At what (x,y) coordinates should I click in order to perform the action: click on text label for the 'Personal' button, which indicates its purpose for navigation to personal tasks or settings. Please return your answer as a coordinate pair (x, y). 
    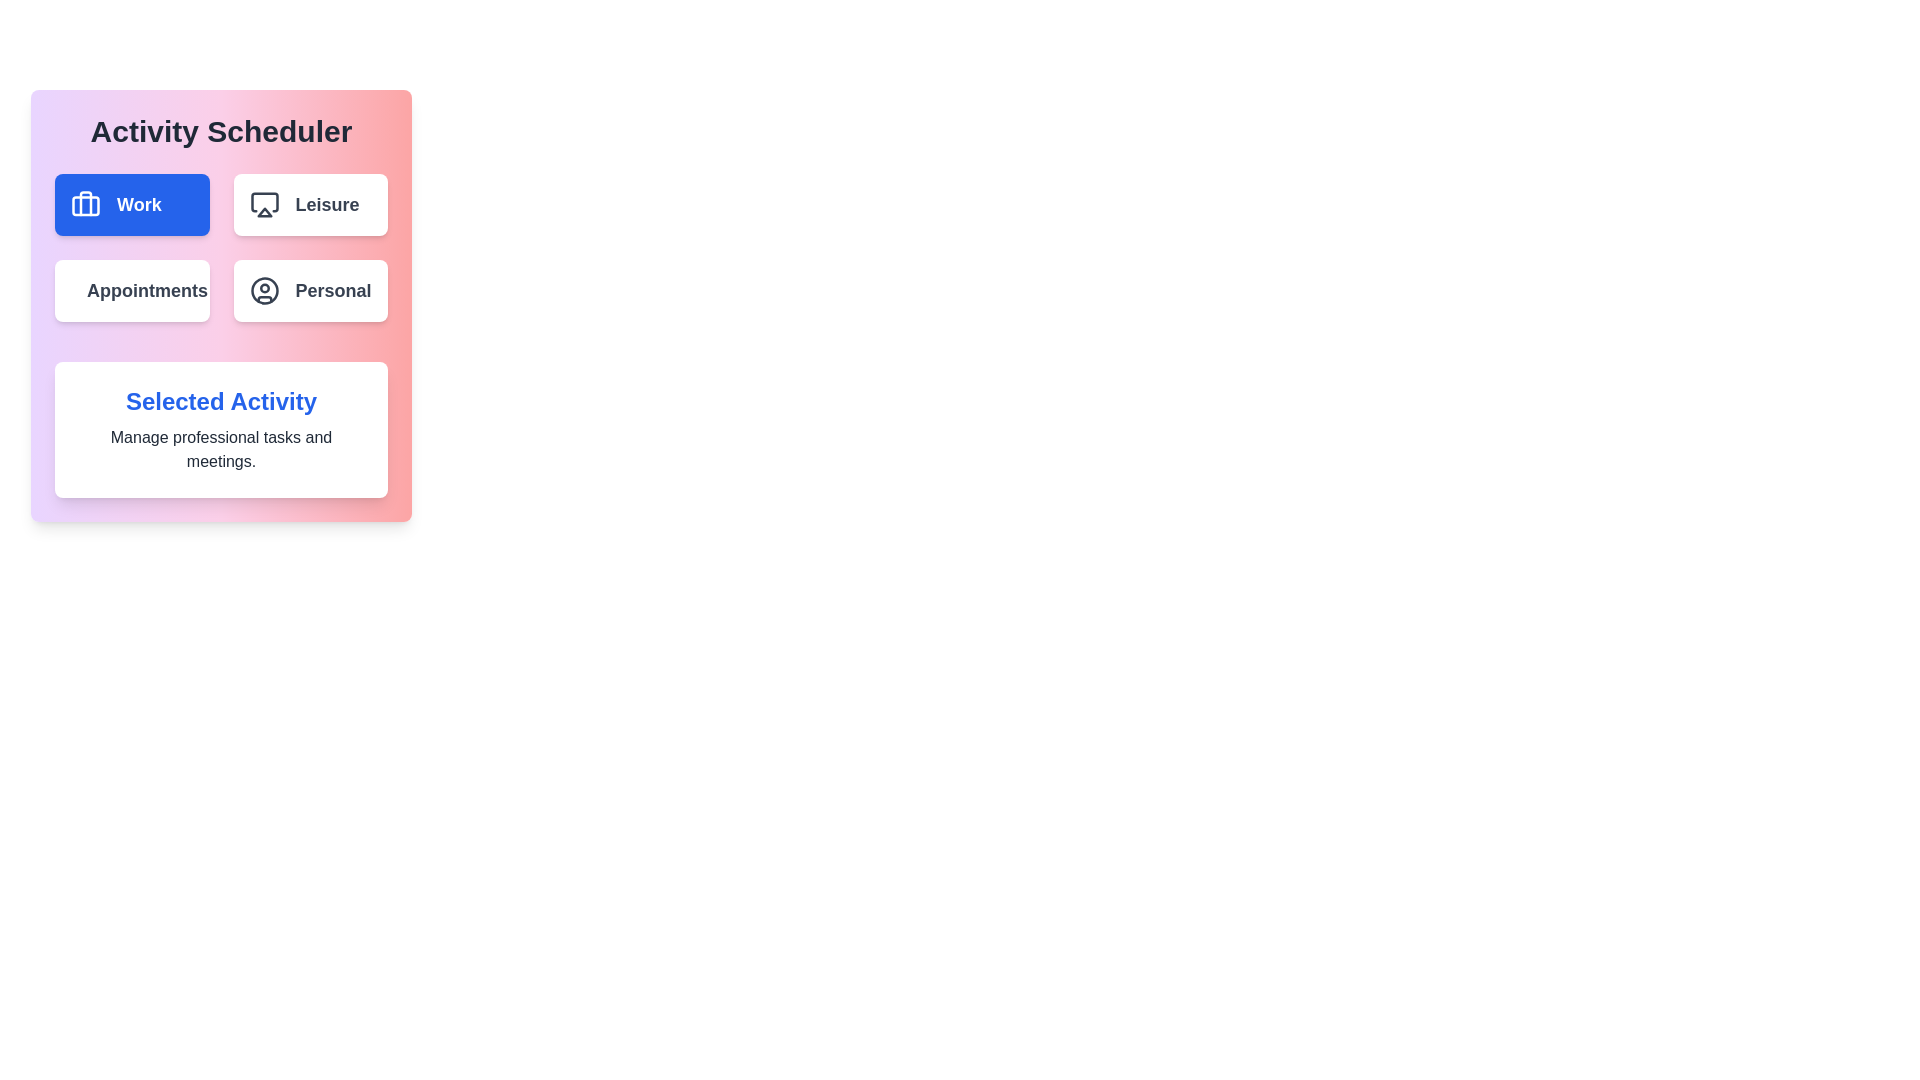
    Looking at the image, I should click on (333, 290).